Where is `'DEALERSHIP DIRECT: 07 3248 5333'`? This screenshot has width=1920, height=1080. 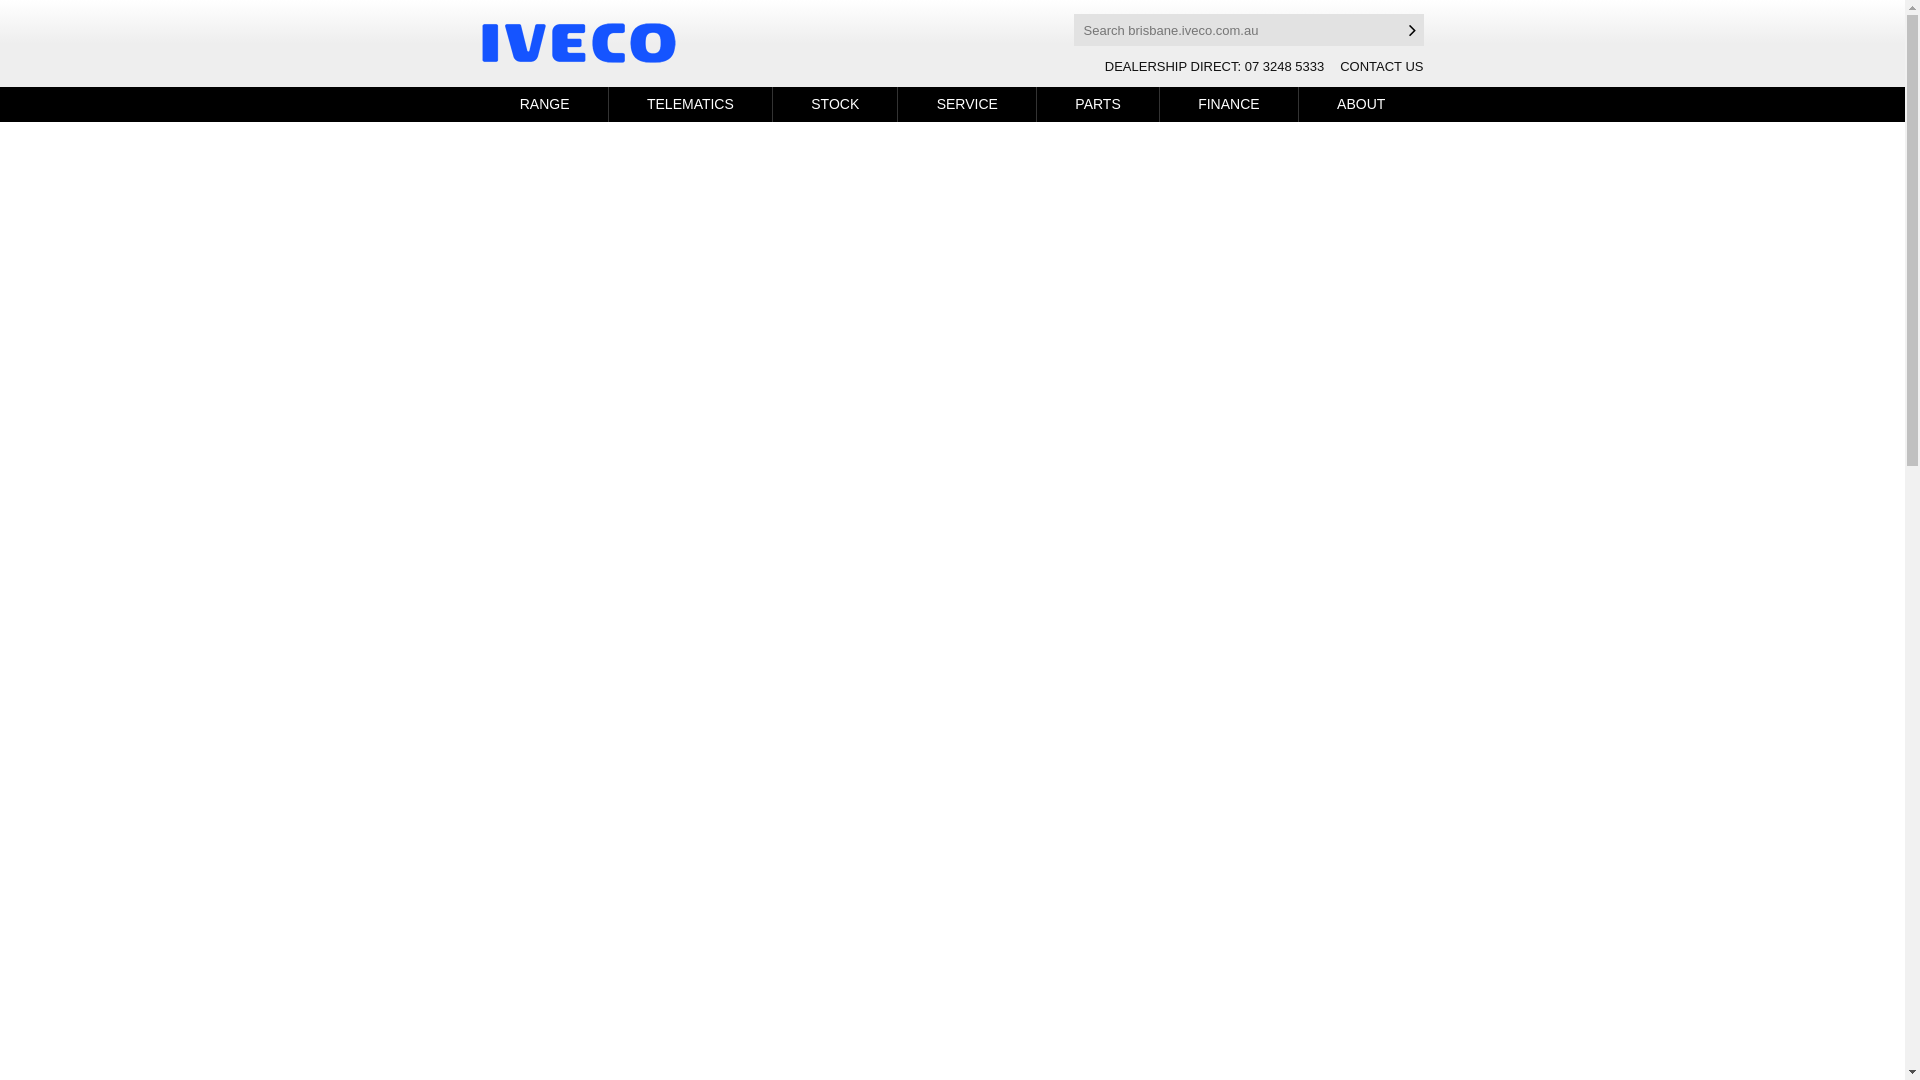 'DEALERSHIP DIRECT: 07 3248 5333' is located at coordinates (1103, 65).